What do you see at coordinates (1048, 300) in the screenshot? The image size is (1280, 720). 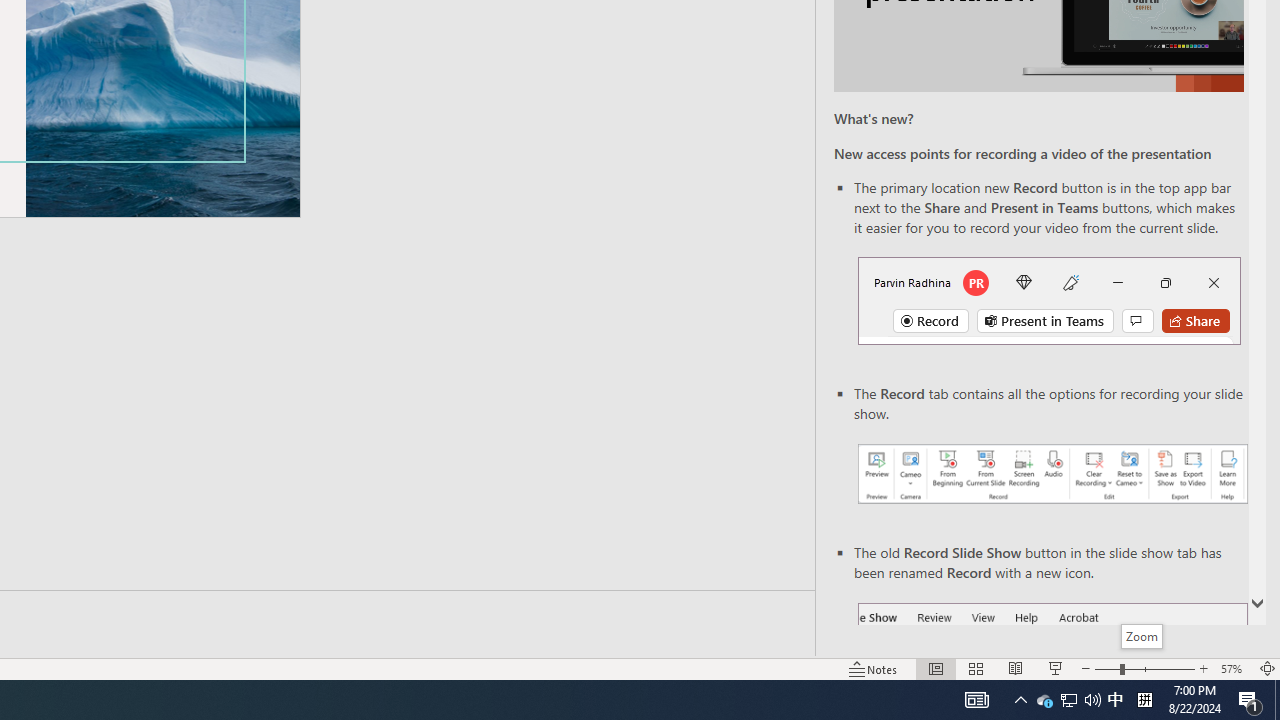 I see `'Record button in top bar'` at bounding box center [1048, 300].